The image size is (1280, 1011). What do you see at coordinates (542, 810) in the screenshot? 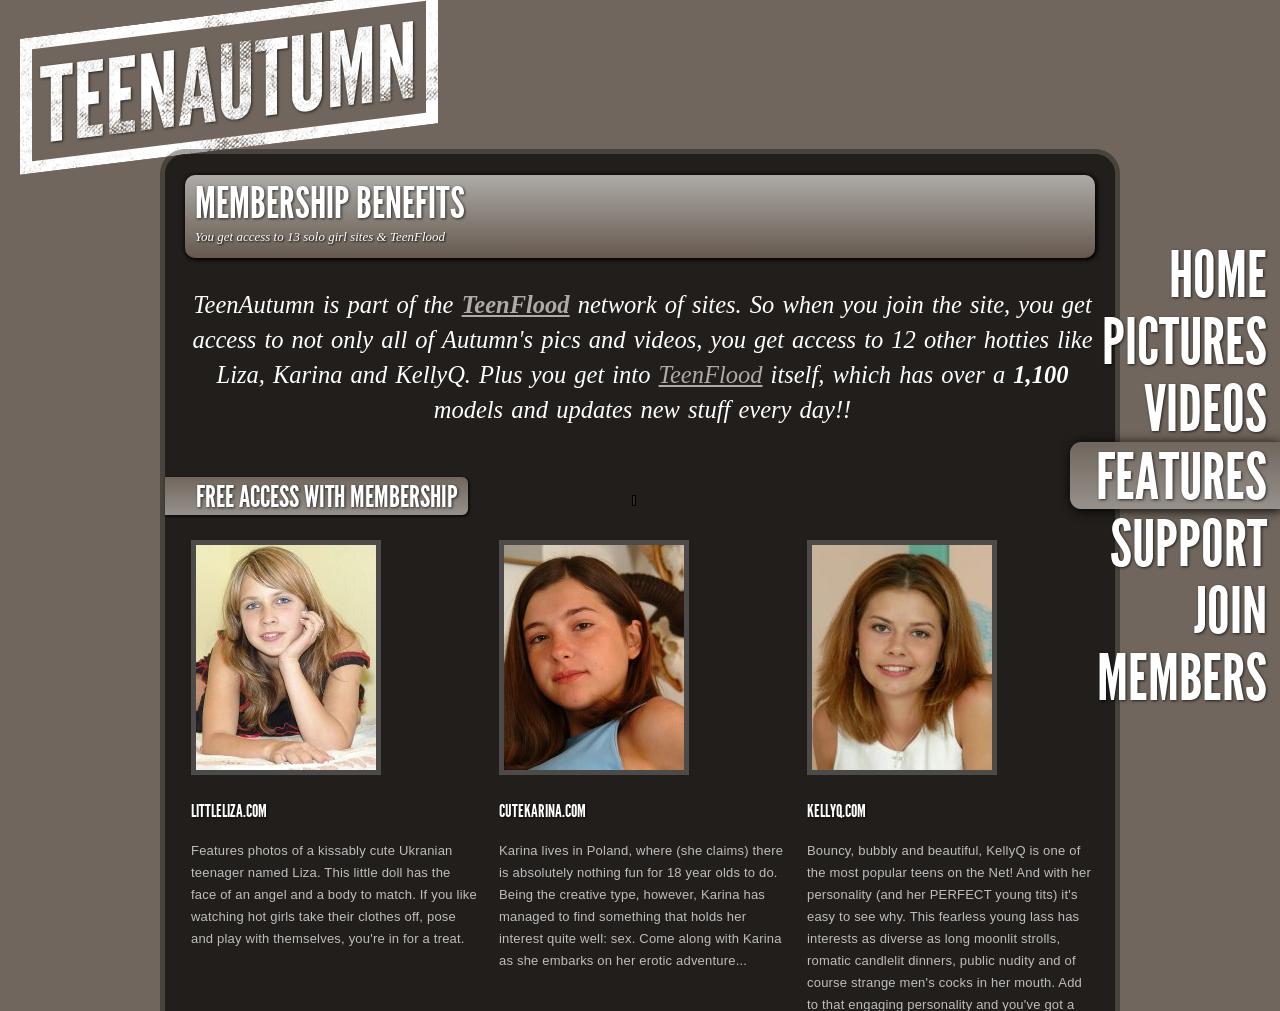
I see `'CuteKarina.com'` at bounding box center [542, 810].